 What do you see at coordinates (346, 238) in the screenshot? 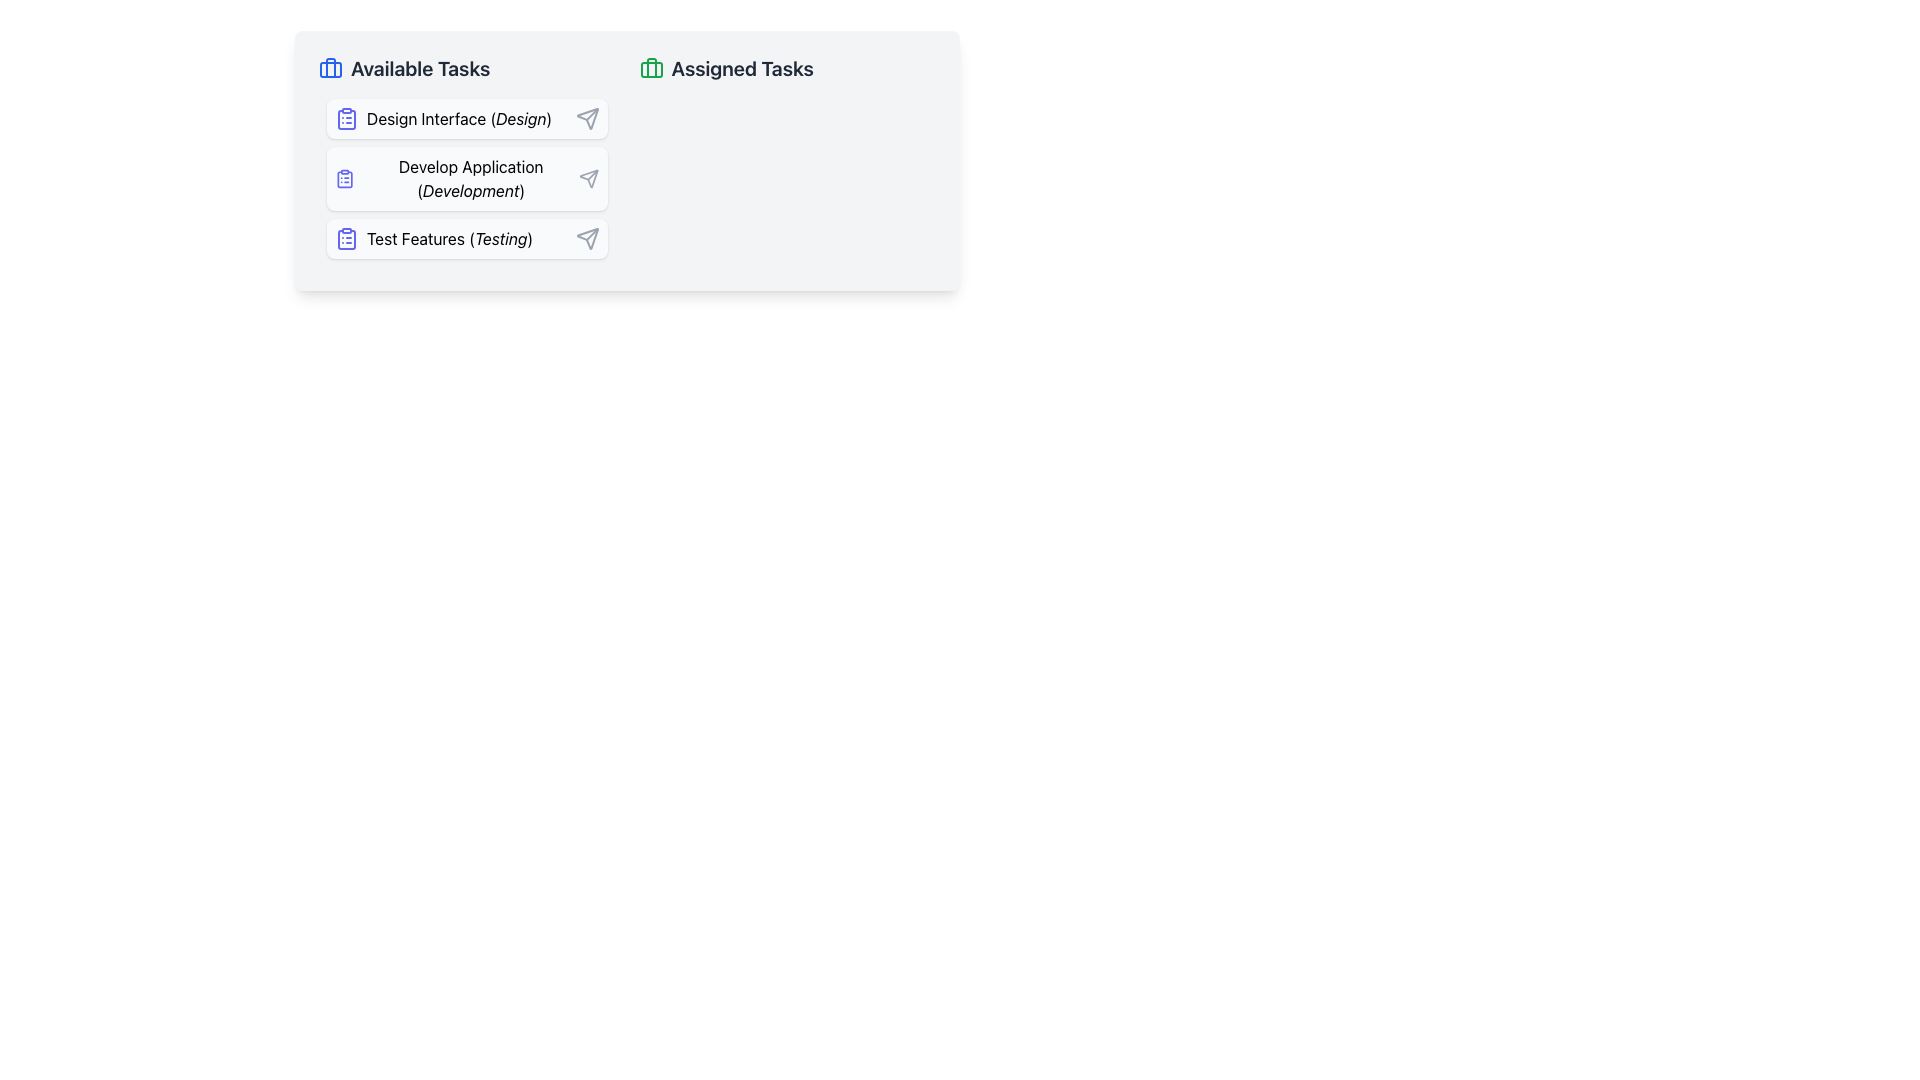
I see `the clipboard icon styled in indigo-blue located to the left of the text 'Test Features (Testing)' in the bottom section of the 'Available Tasks' list` at bounding box center [346, 238].